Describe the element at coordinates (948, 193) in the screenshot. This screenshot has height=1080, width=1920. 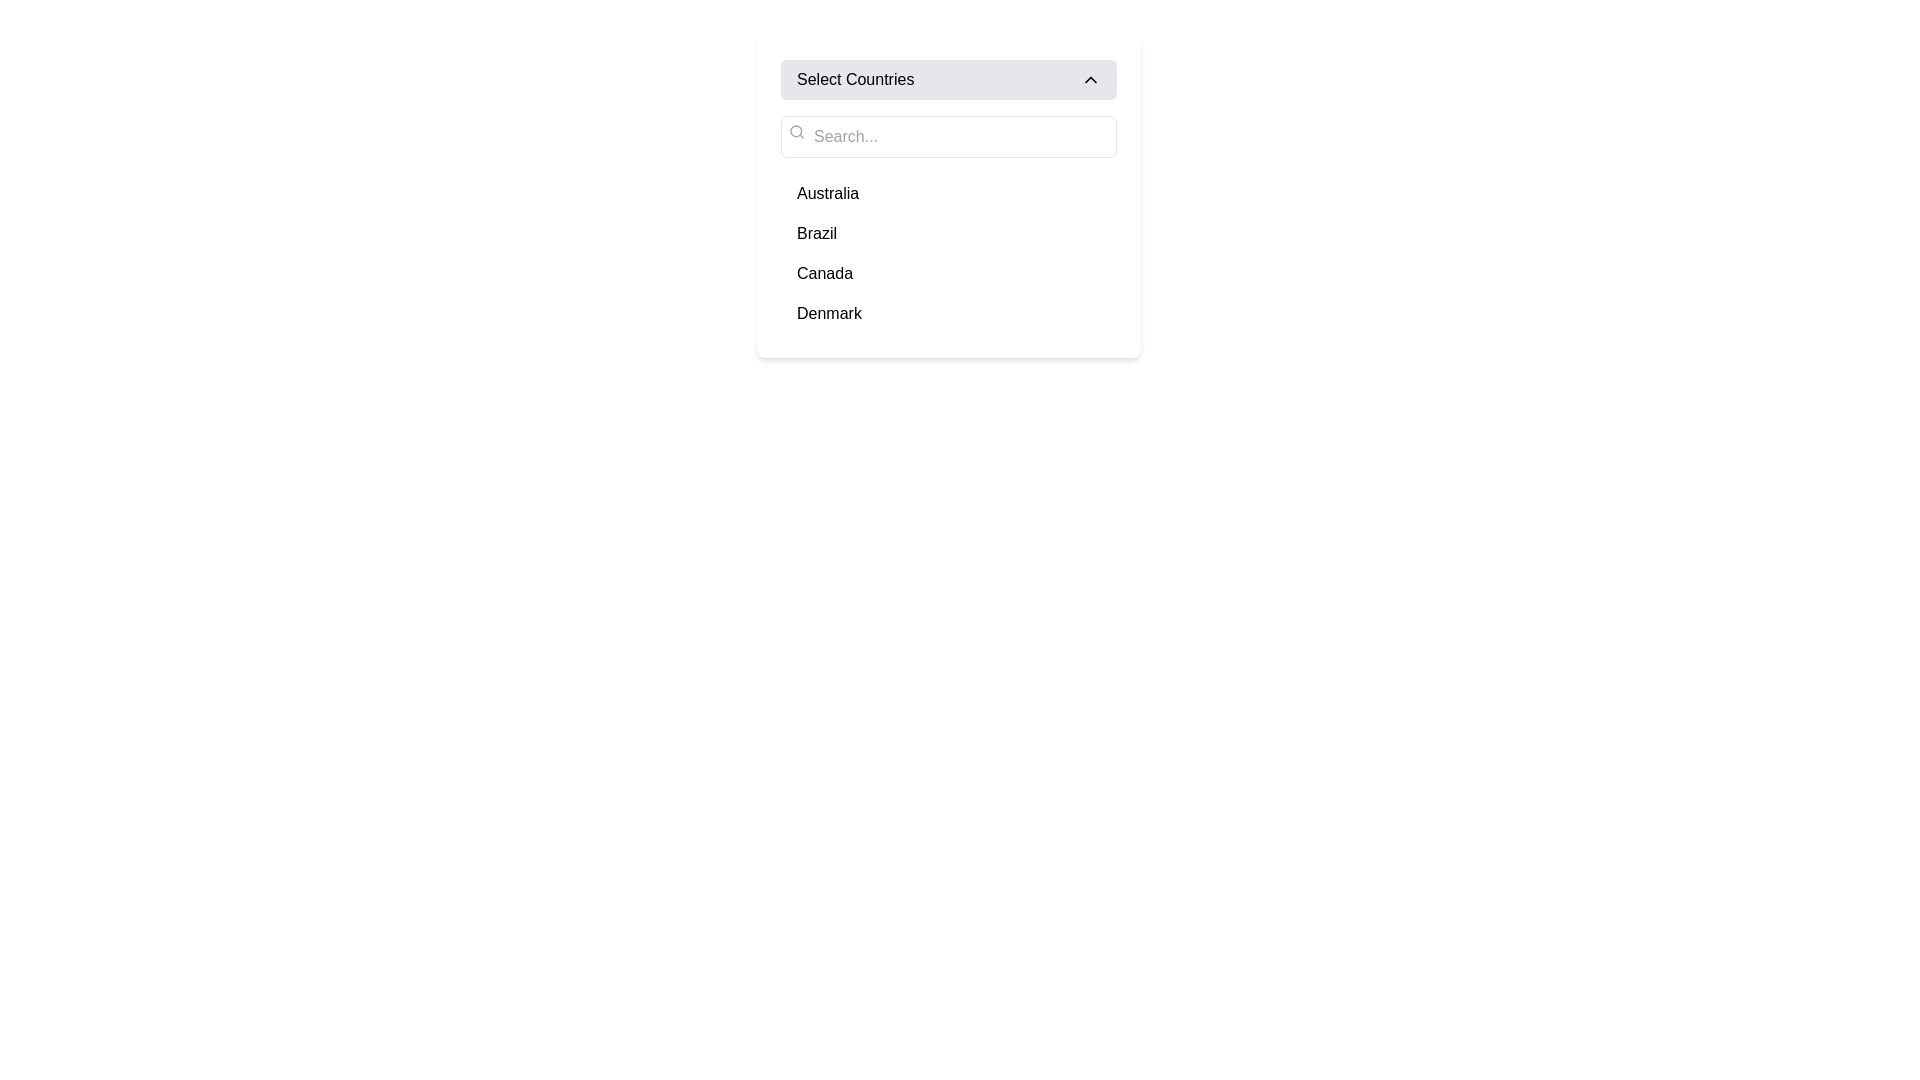
I see `the dropdown menu item displaying 'Australia', which is the first selectable option in the dropdown list located below the search field` at that location.